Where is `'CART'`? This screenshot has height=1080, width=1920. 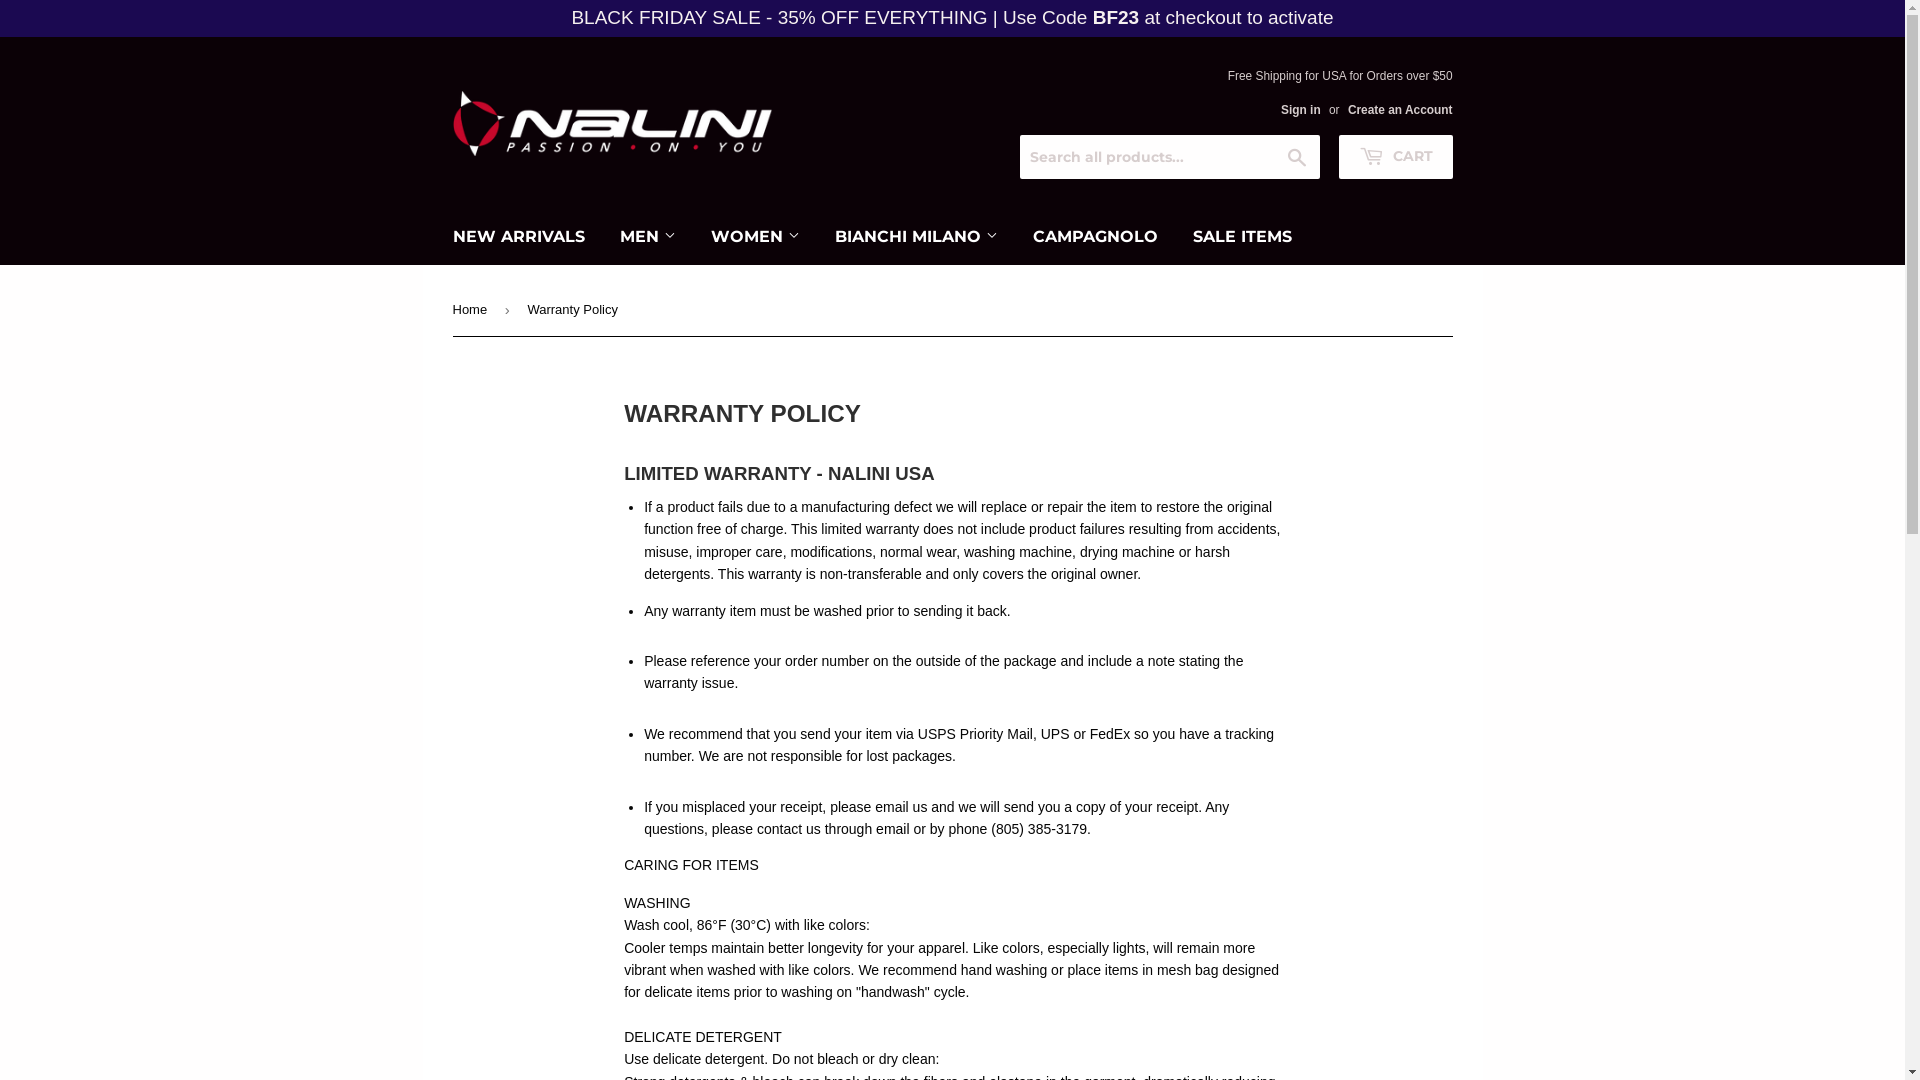
'CART' is located at coordinates (1394, 156).